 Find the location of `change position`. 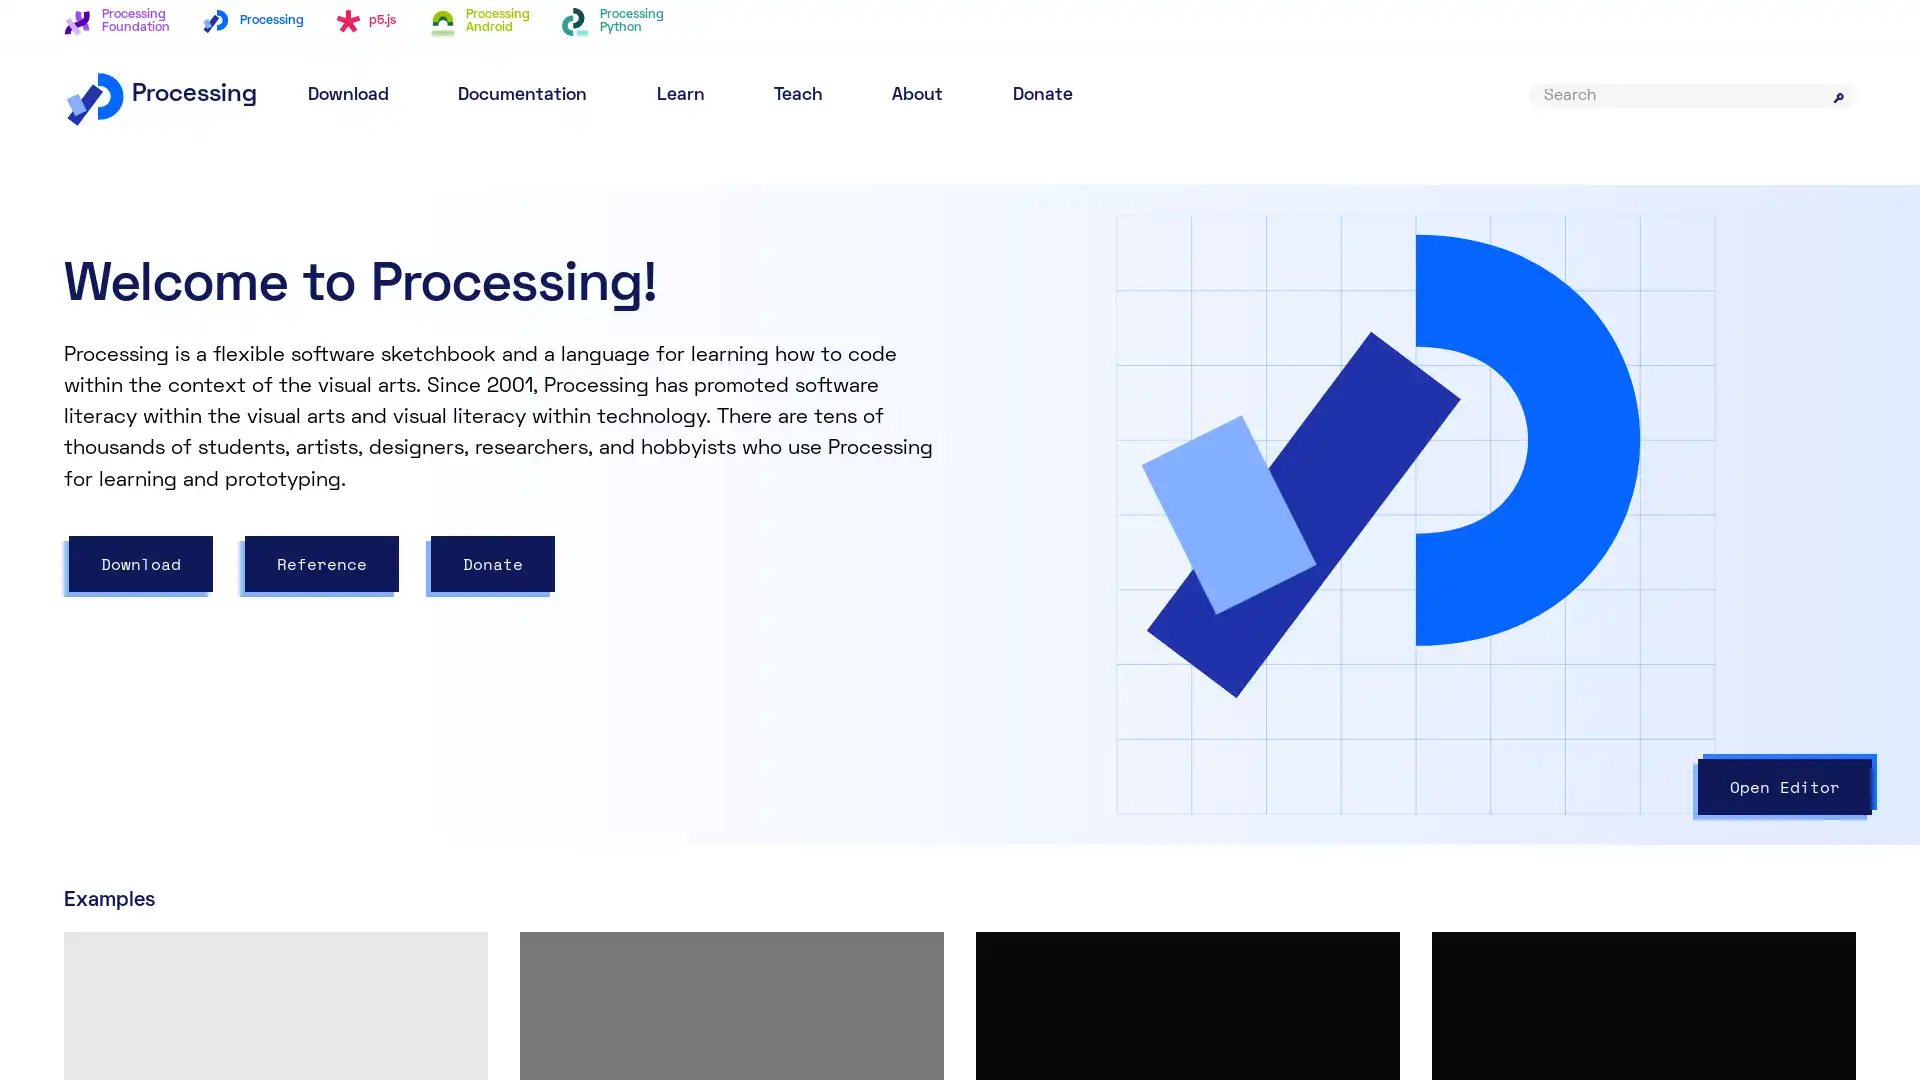

change position is located at coordinates (1121, 524).